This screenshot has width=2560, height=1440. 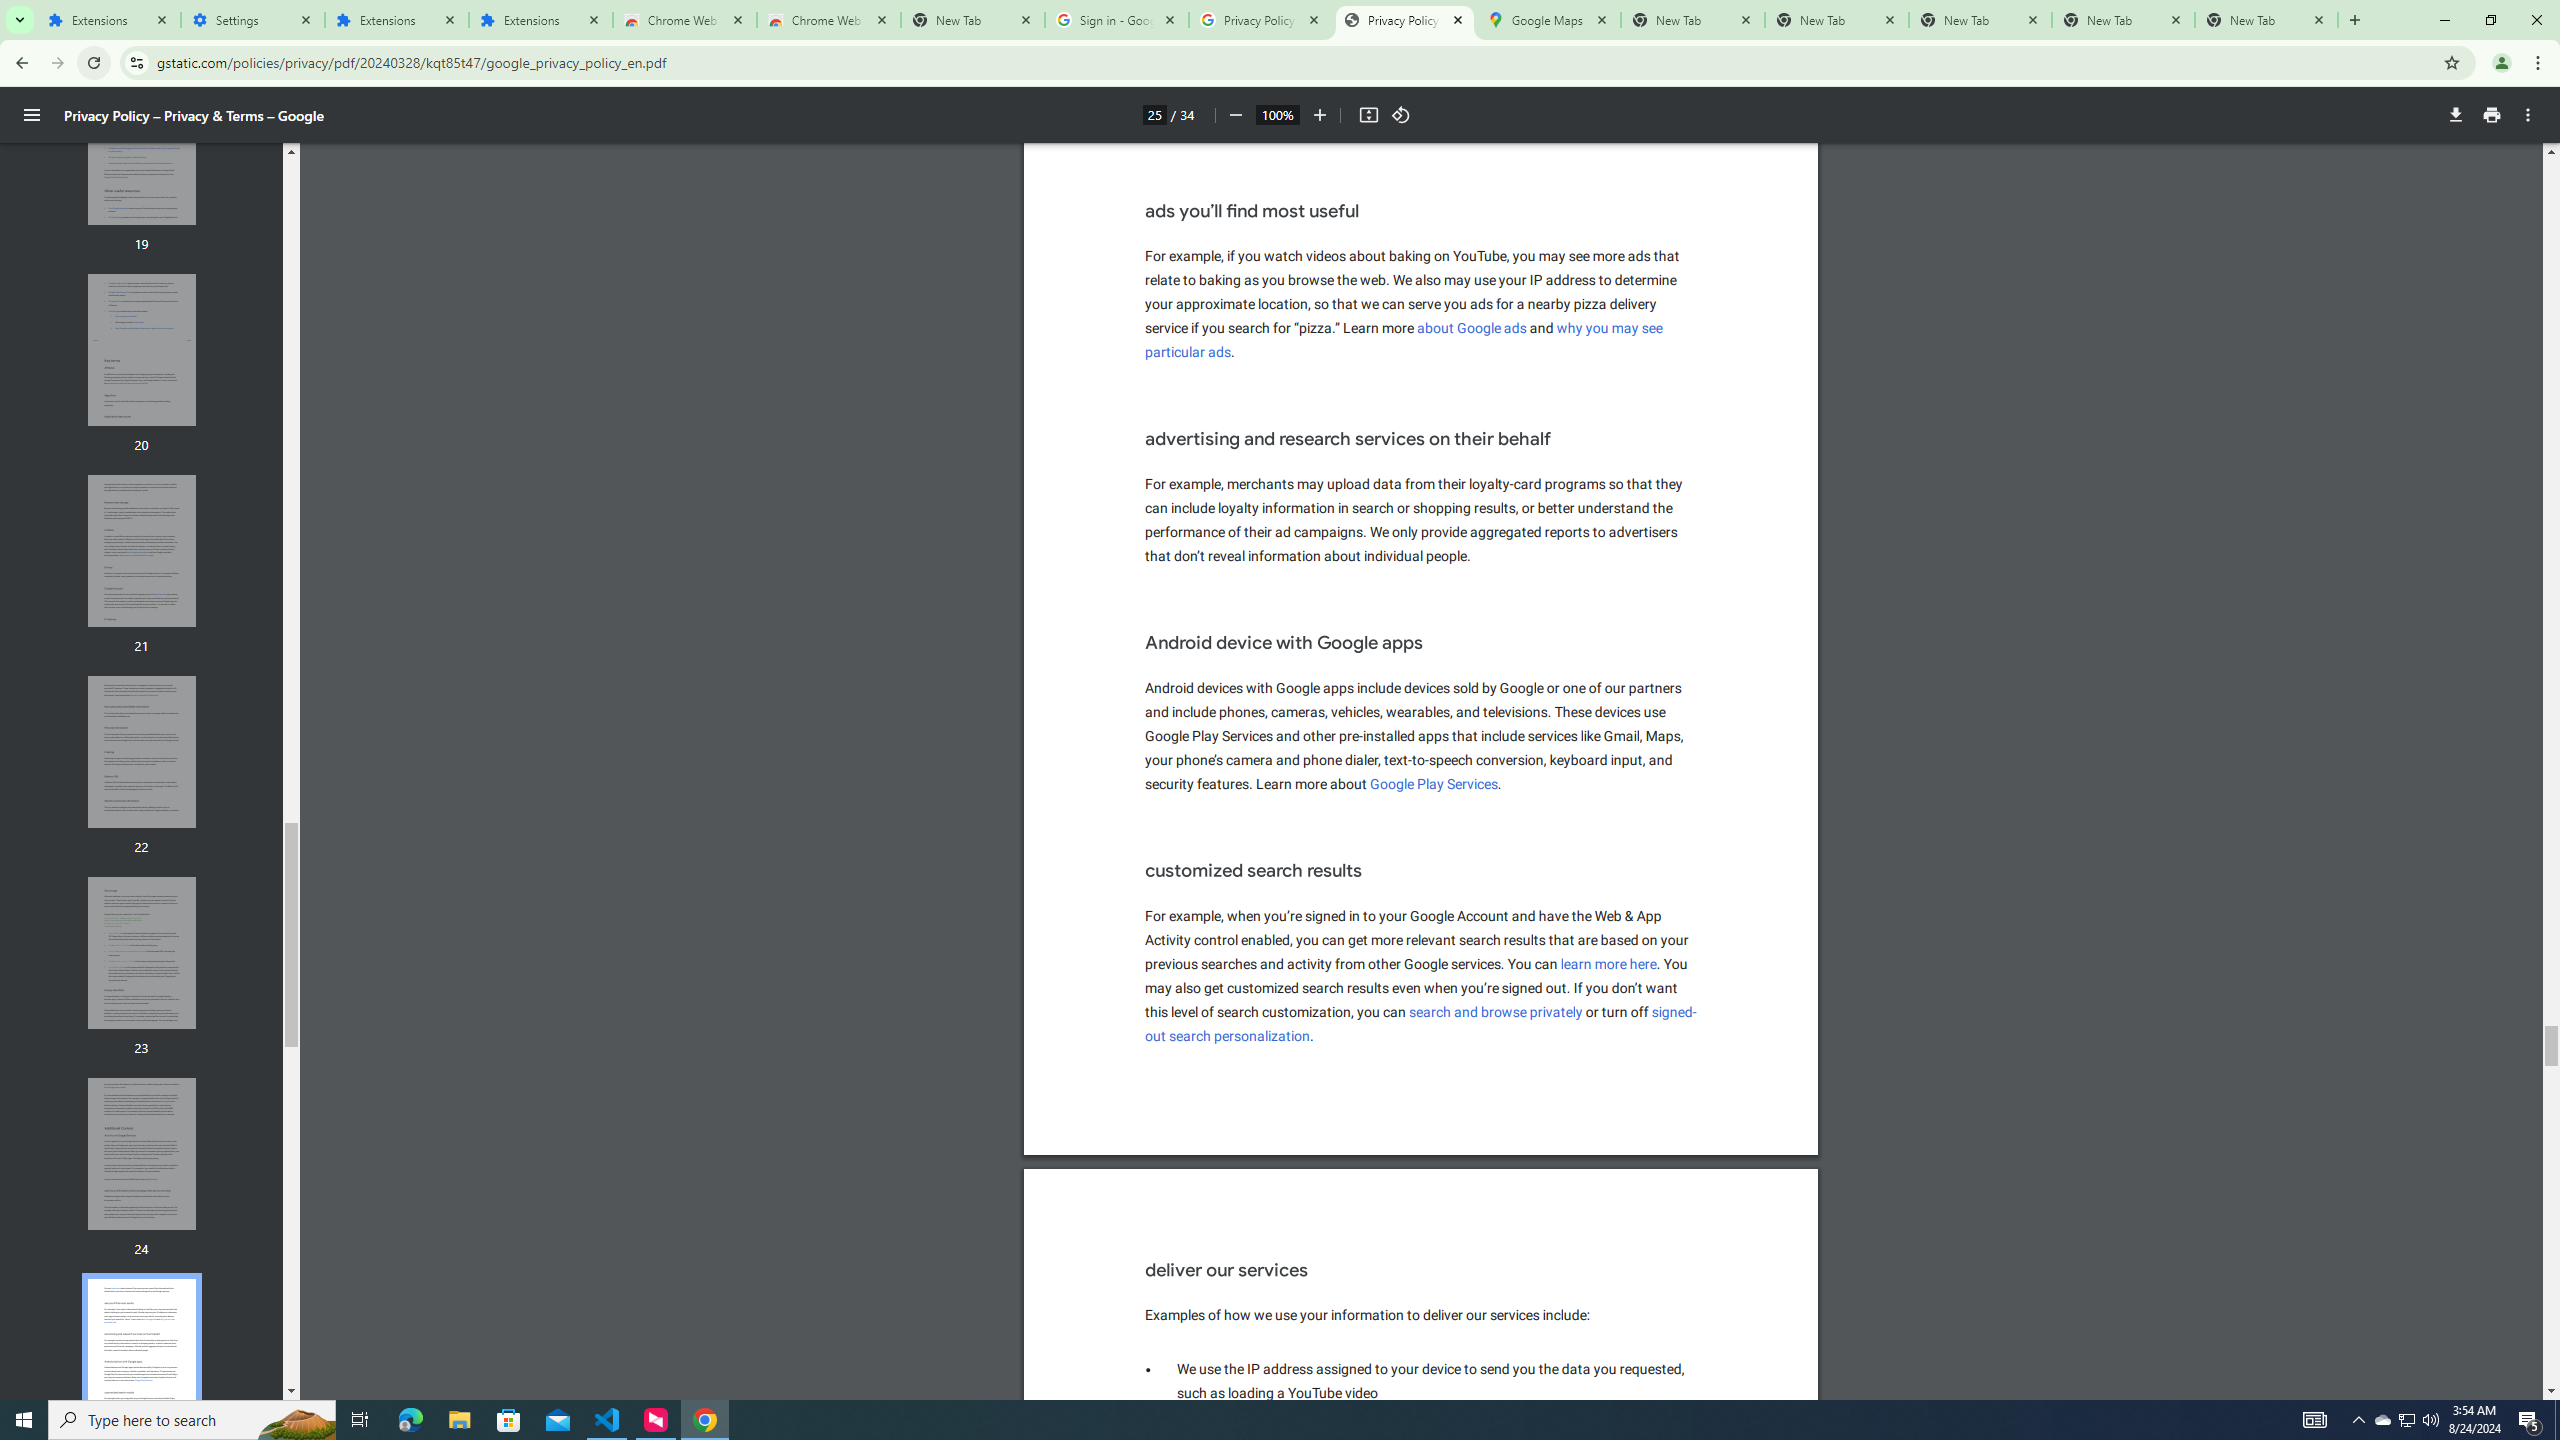 I want to click on 'Zoom level', so click(x=1276, y=114).